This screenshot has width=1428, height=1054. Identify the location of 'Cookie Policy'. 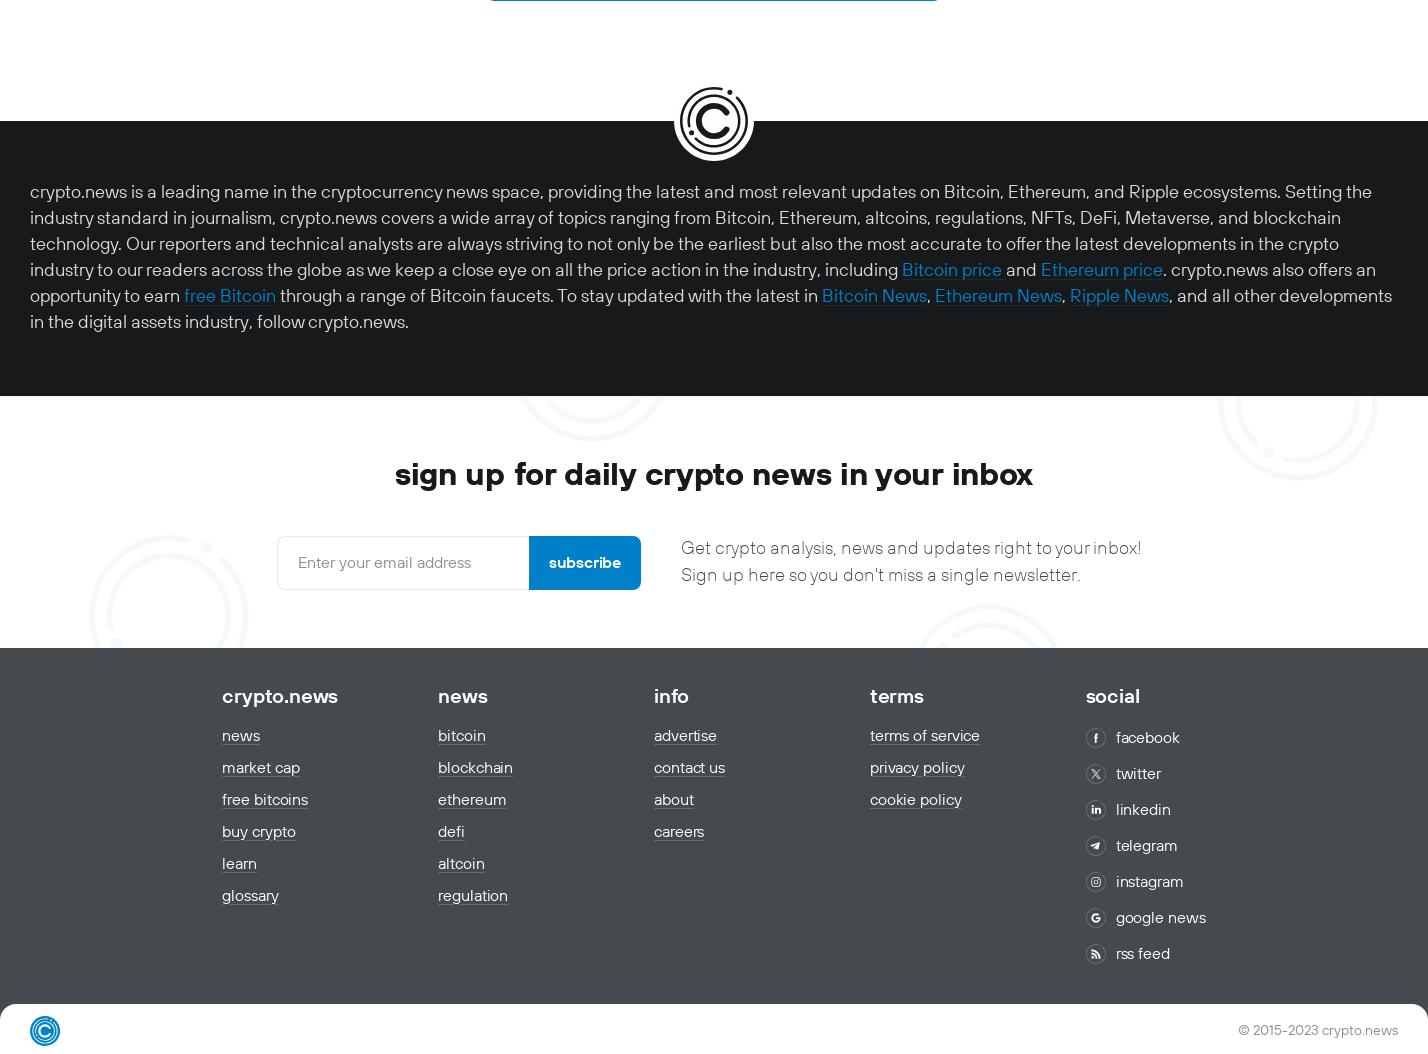
(915, 798).